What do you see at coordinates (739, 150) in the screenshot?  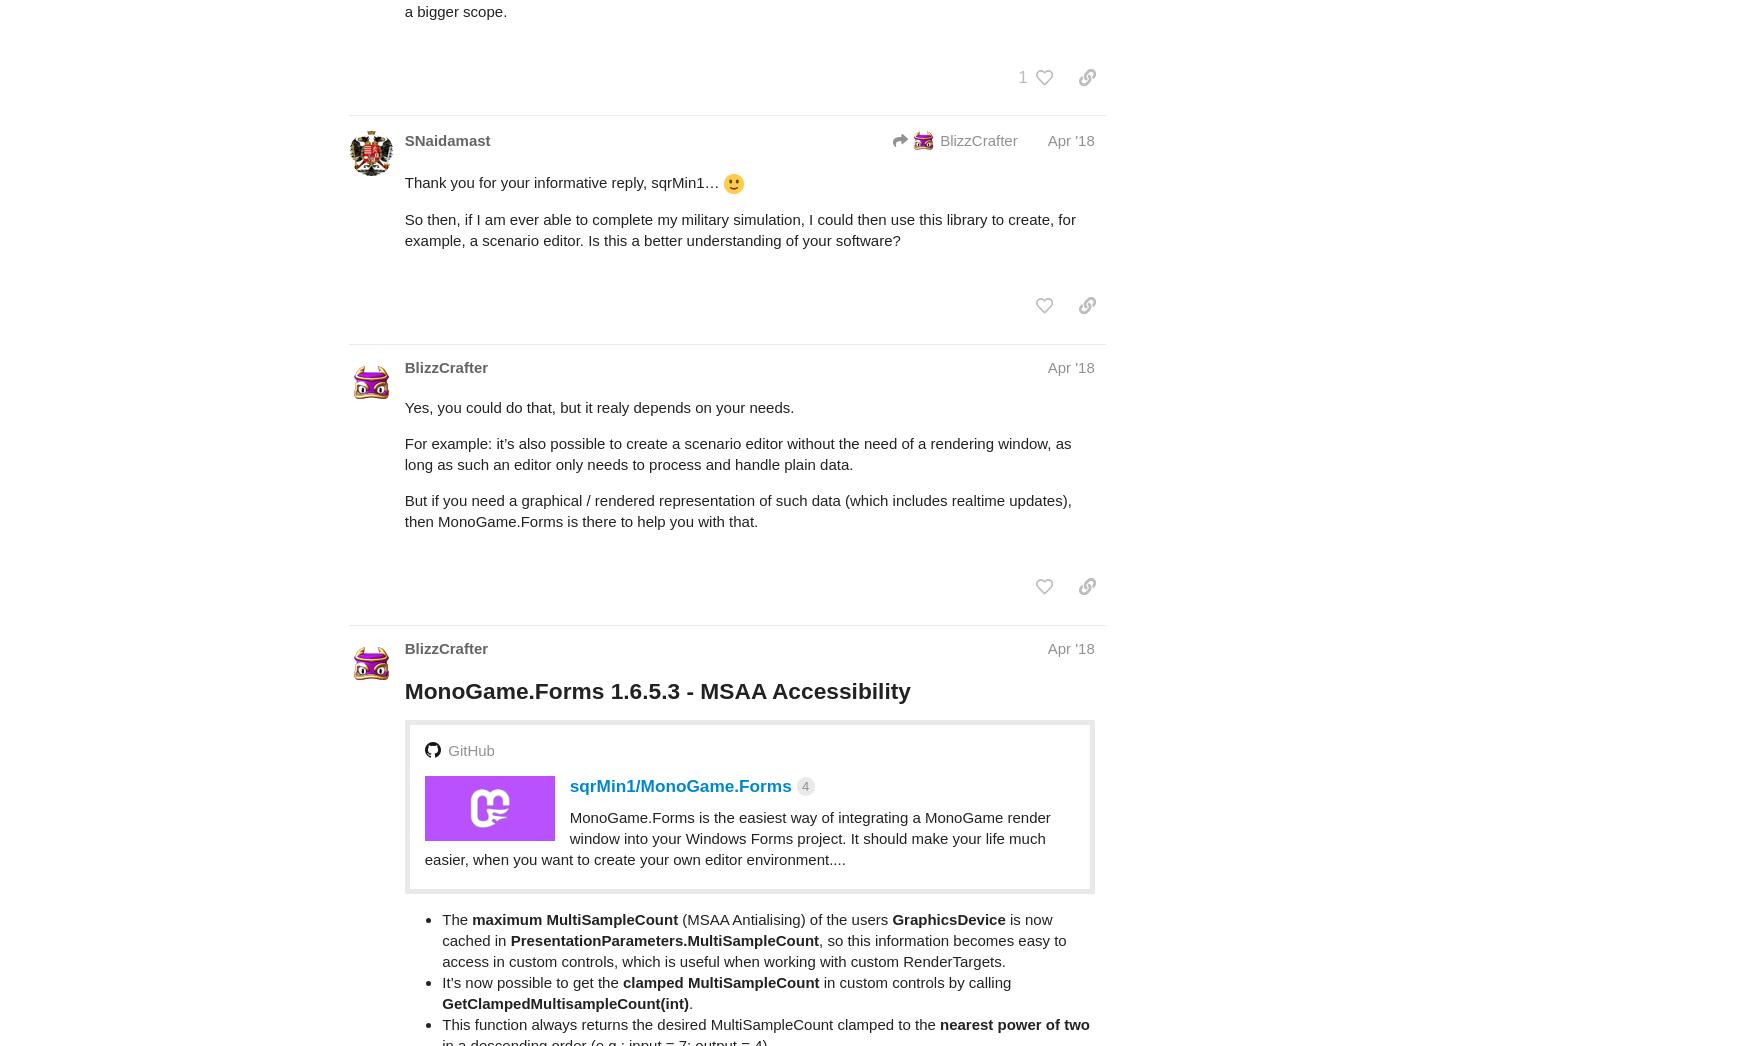 I see `'So then, if I am ever able to complete my military simulation, I could then use this library to create, for example, a scenario editor.  Is this a better understanding of your software?'` at bounding box center [739, 150].